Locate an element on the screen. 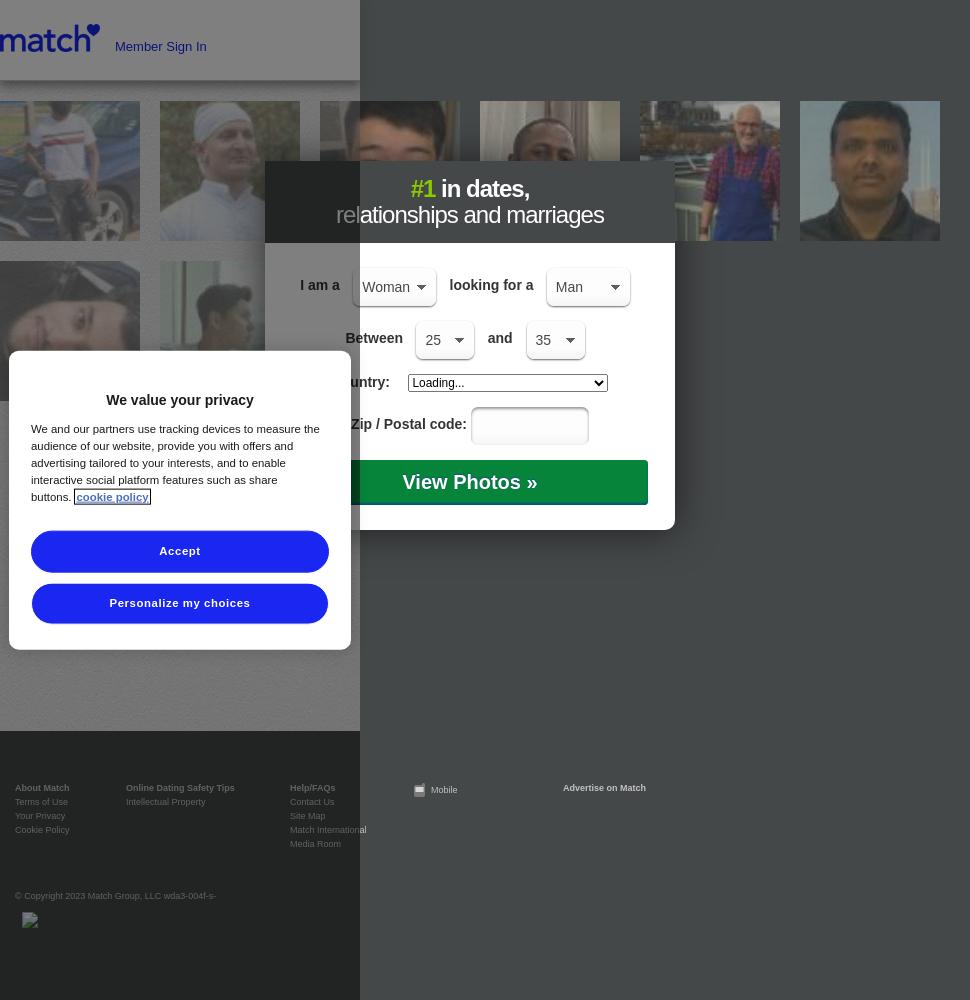 The image size is (970, 1000). 'Between' is located at coordinates (373, 337).